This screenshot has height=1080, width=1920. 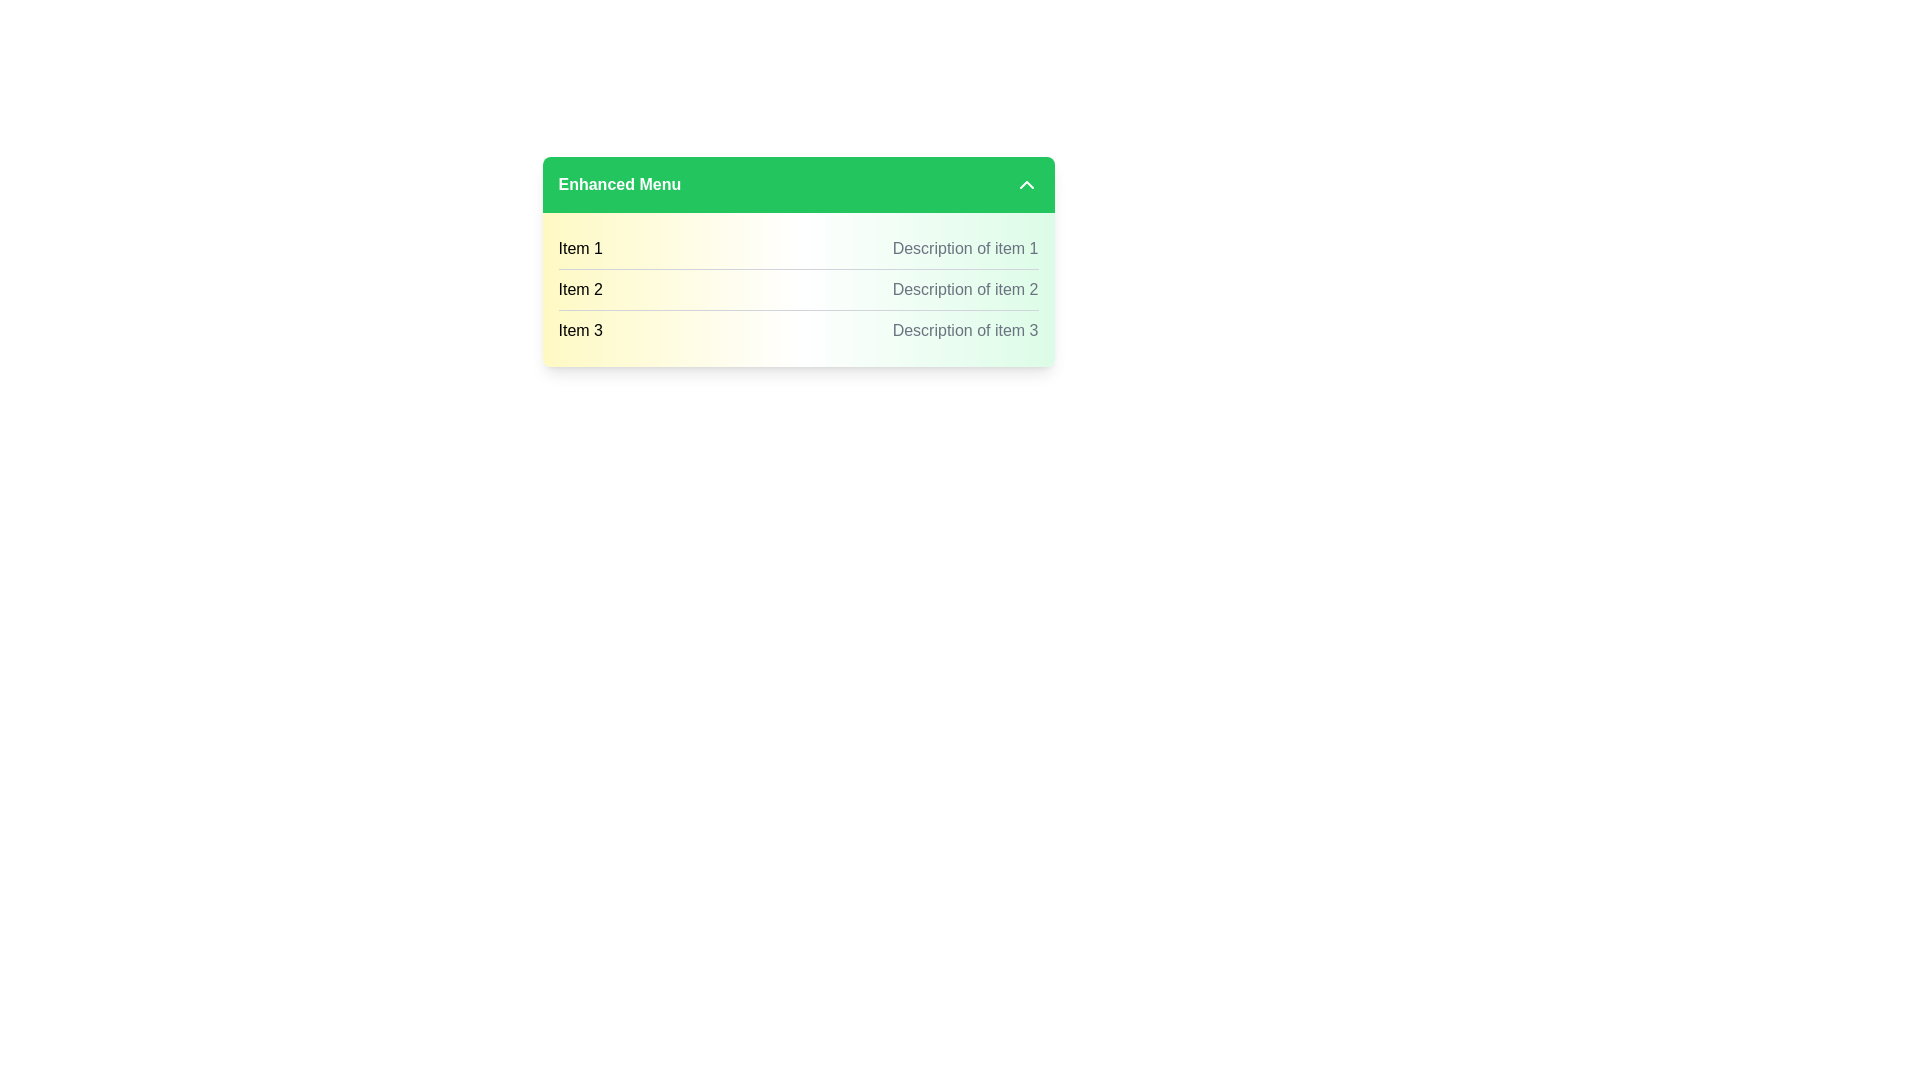 What do you see at coordinates (797, 289) in the screenshot?
I see `the row labeled 'Item 2'` at bounding box center [797, 289].